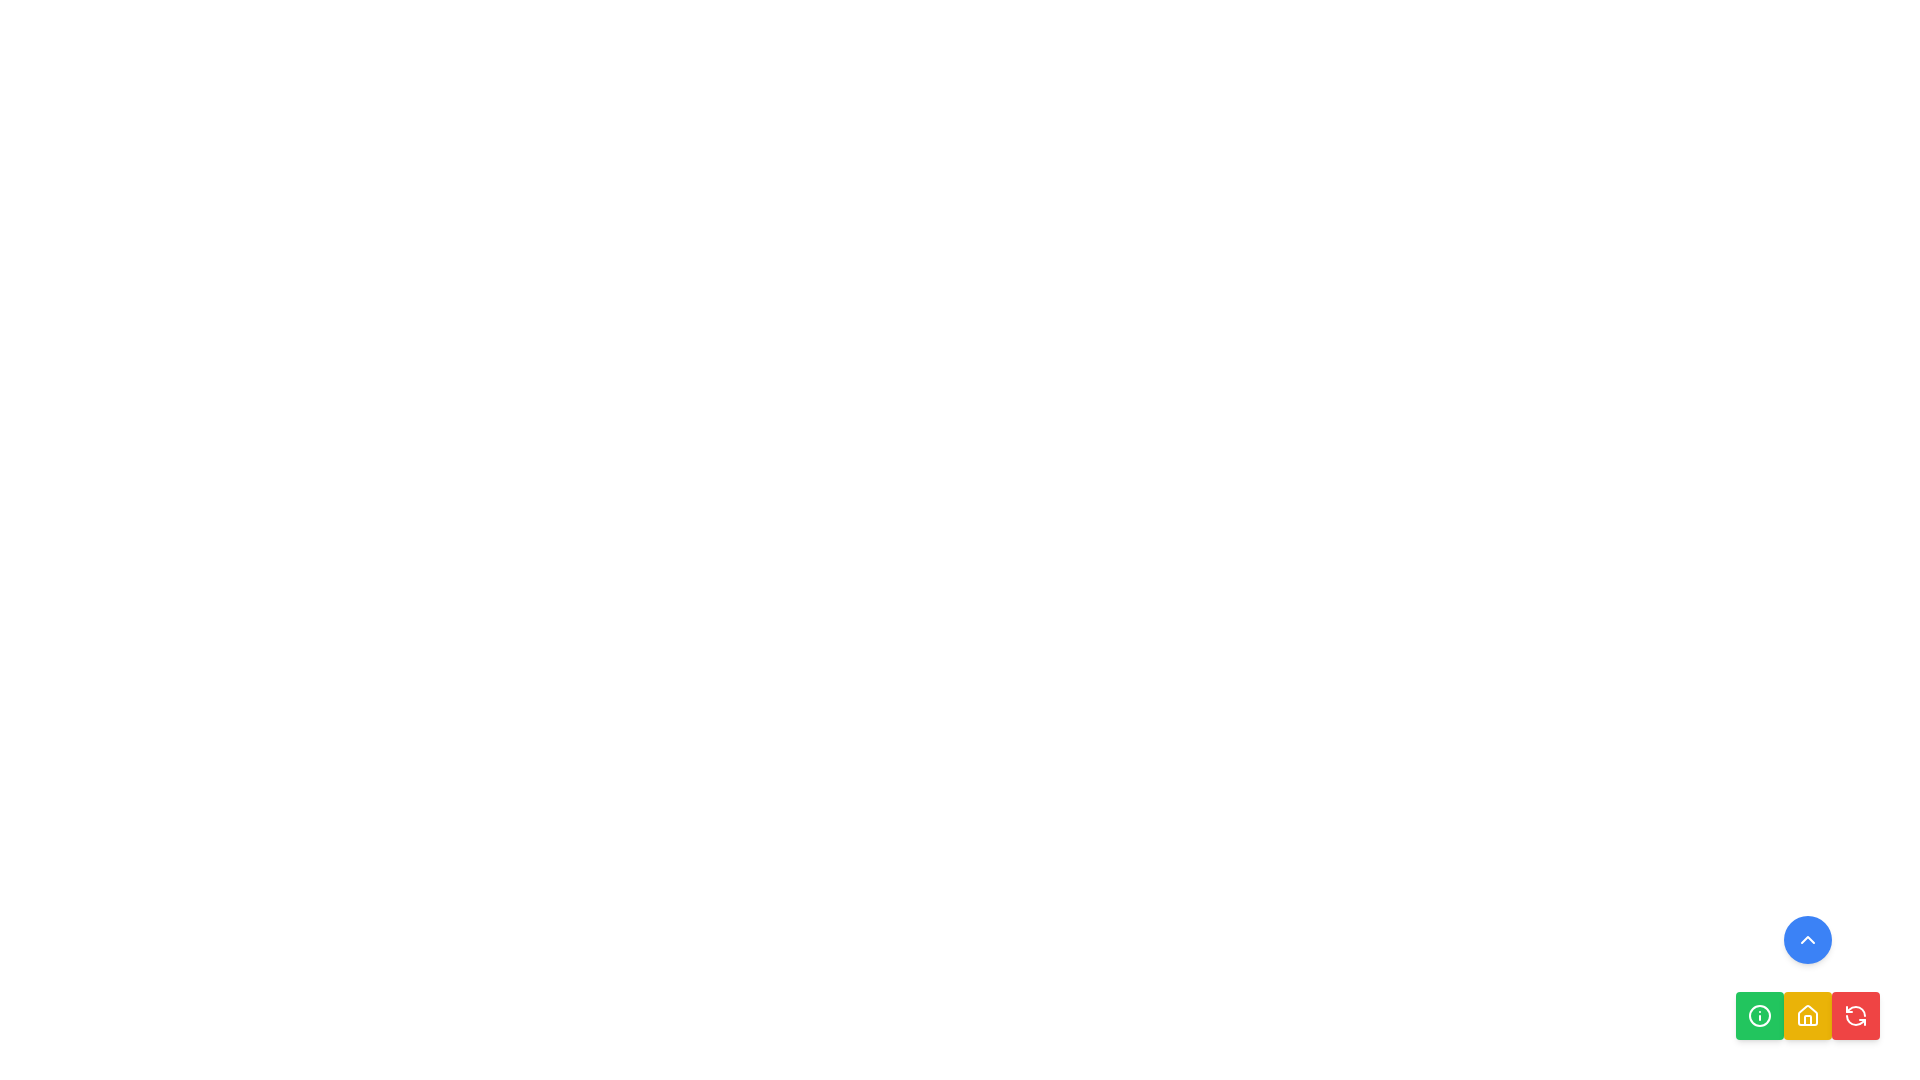  What do you see at coordinates (1855, 1019) in the screenshot?
I see `the lower semicircle segment of the refresh icon, which is part of a circular arrow styled in a minimalist design within an SVG` at bounding box center [1855, 1019].